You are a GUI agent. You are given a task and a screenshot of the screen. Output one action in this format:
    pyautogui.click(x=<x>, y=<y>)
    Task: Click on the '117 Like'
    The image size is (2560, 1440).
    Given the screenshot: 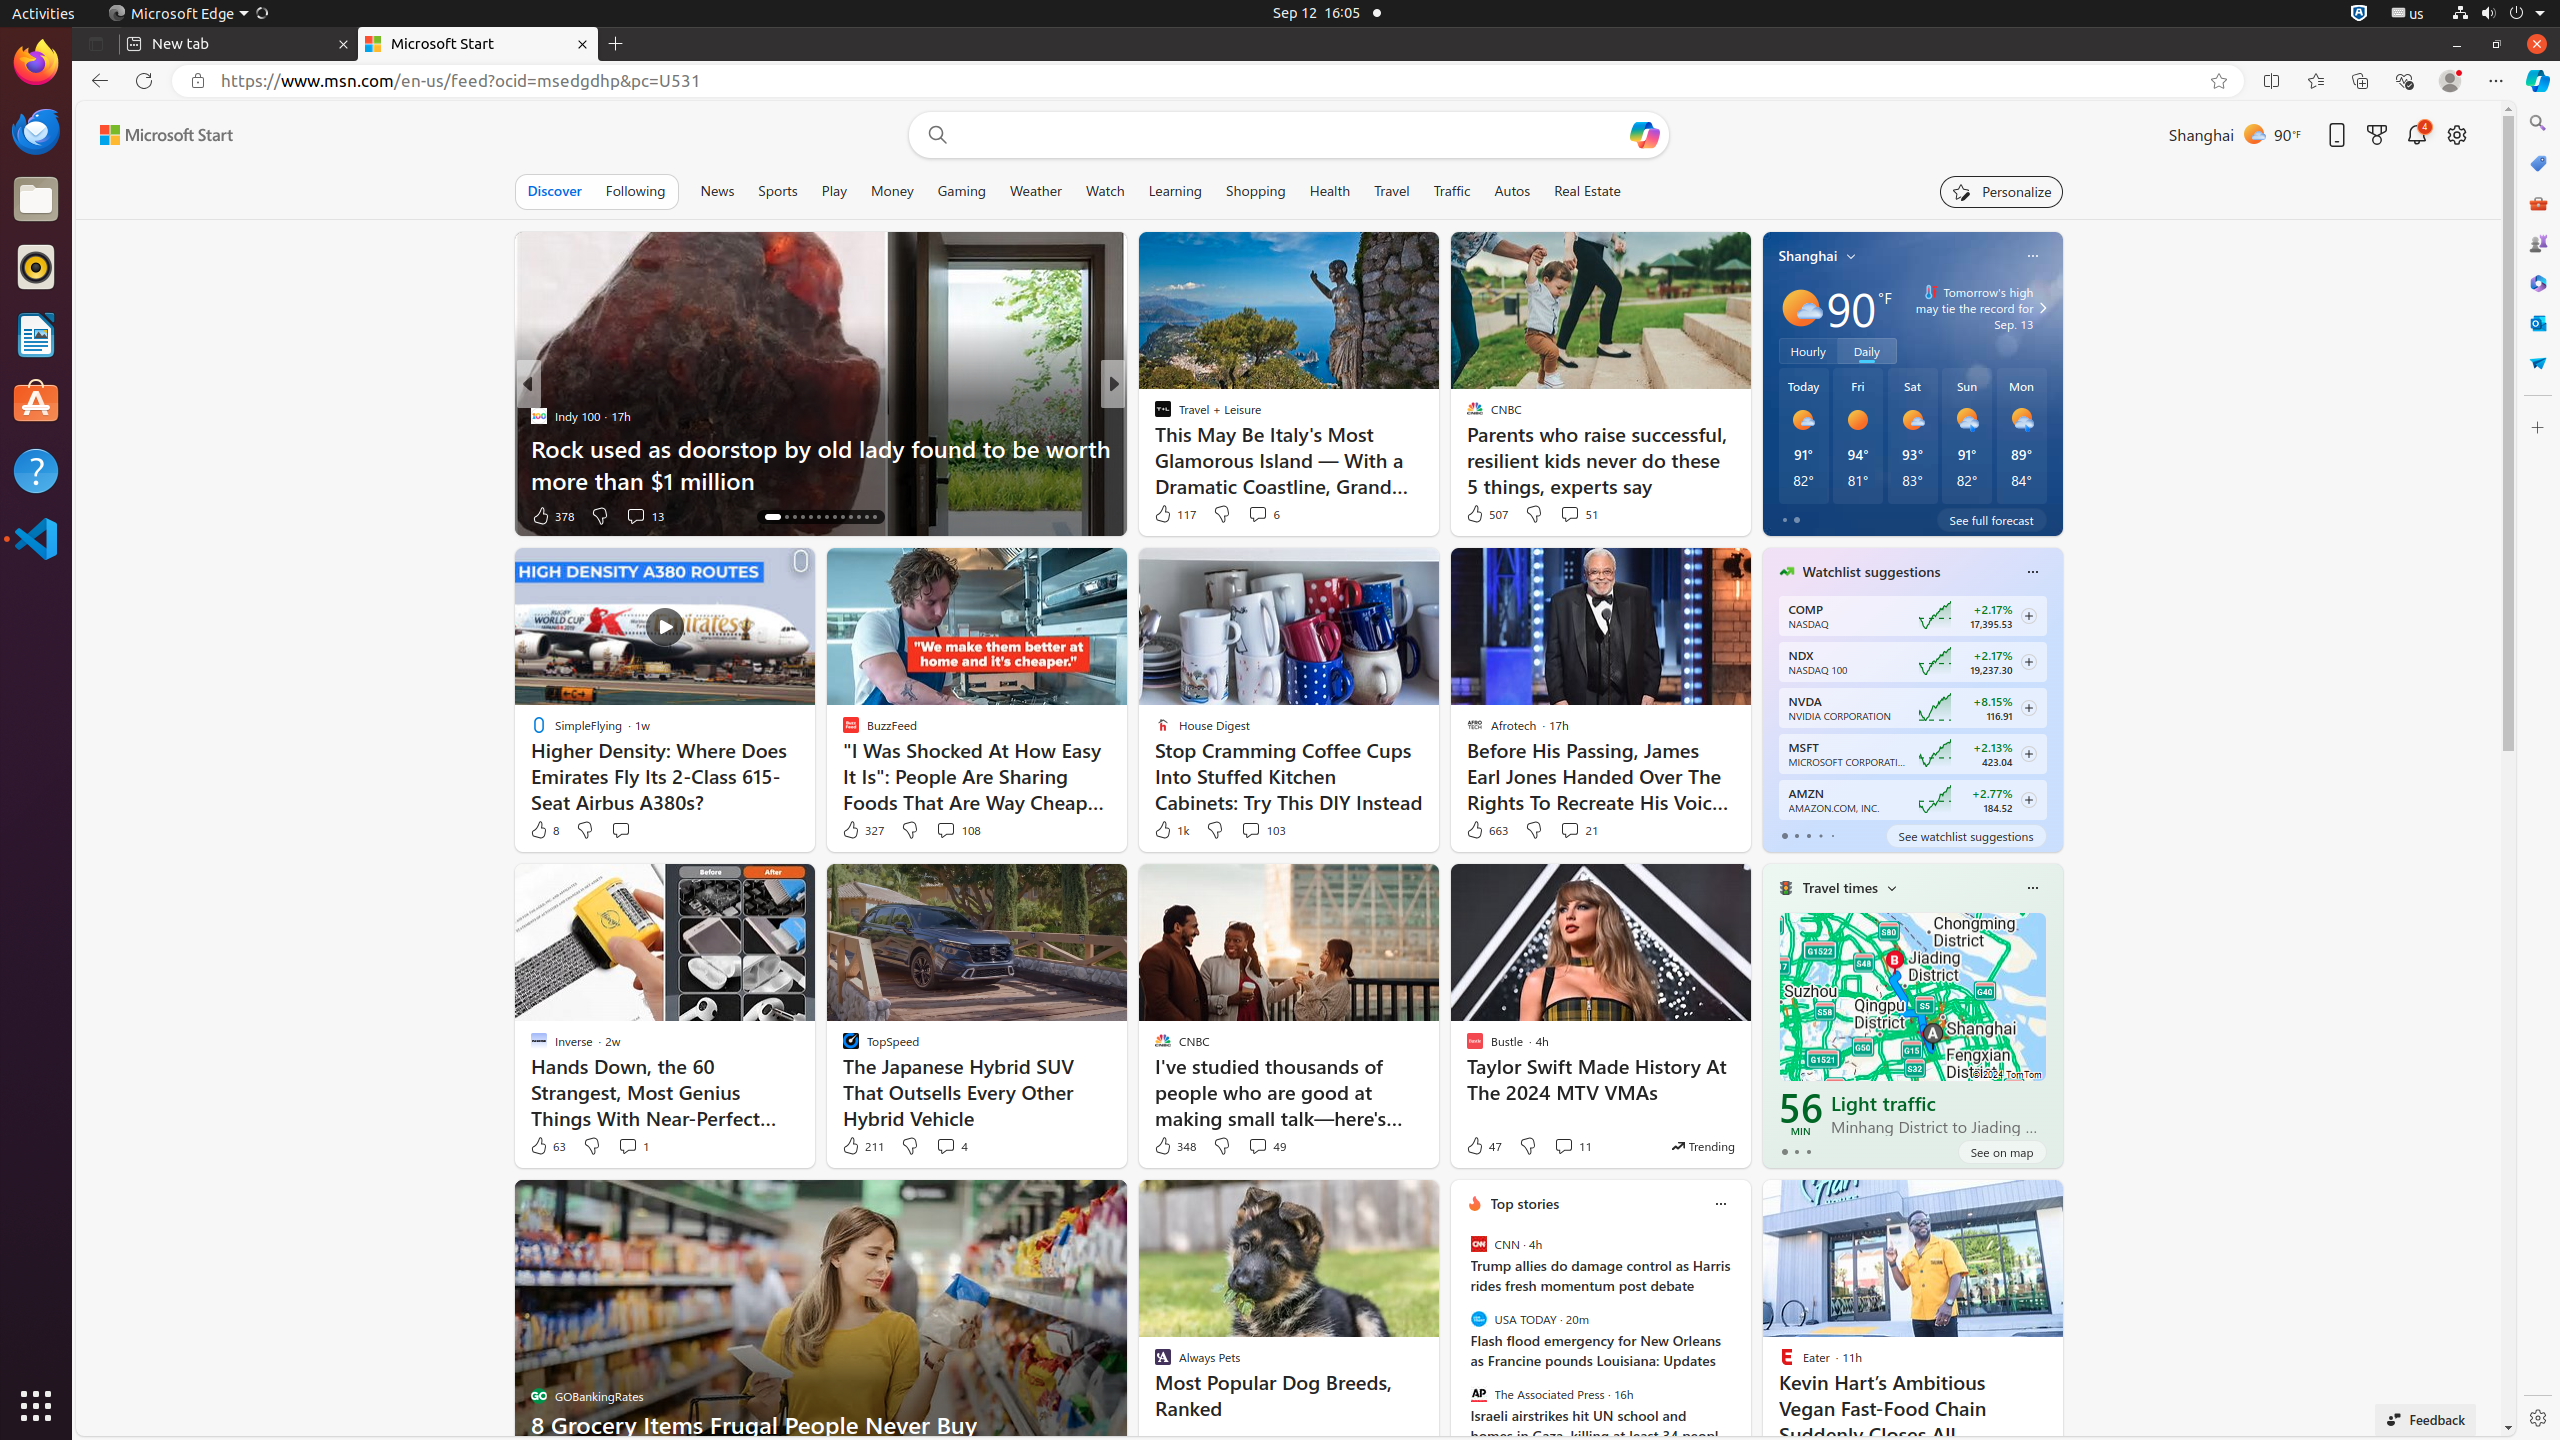 What is the action you would take?
    pyautogui.click(x=1174, y=513)
    